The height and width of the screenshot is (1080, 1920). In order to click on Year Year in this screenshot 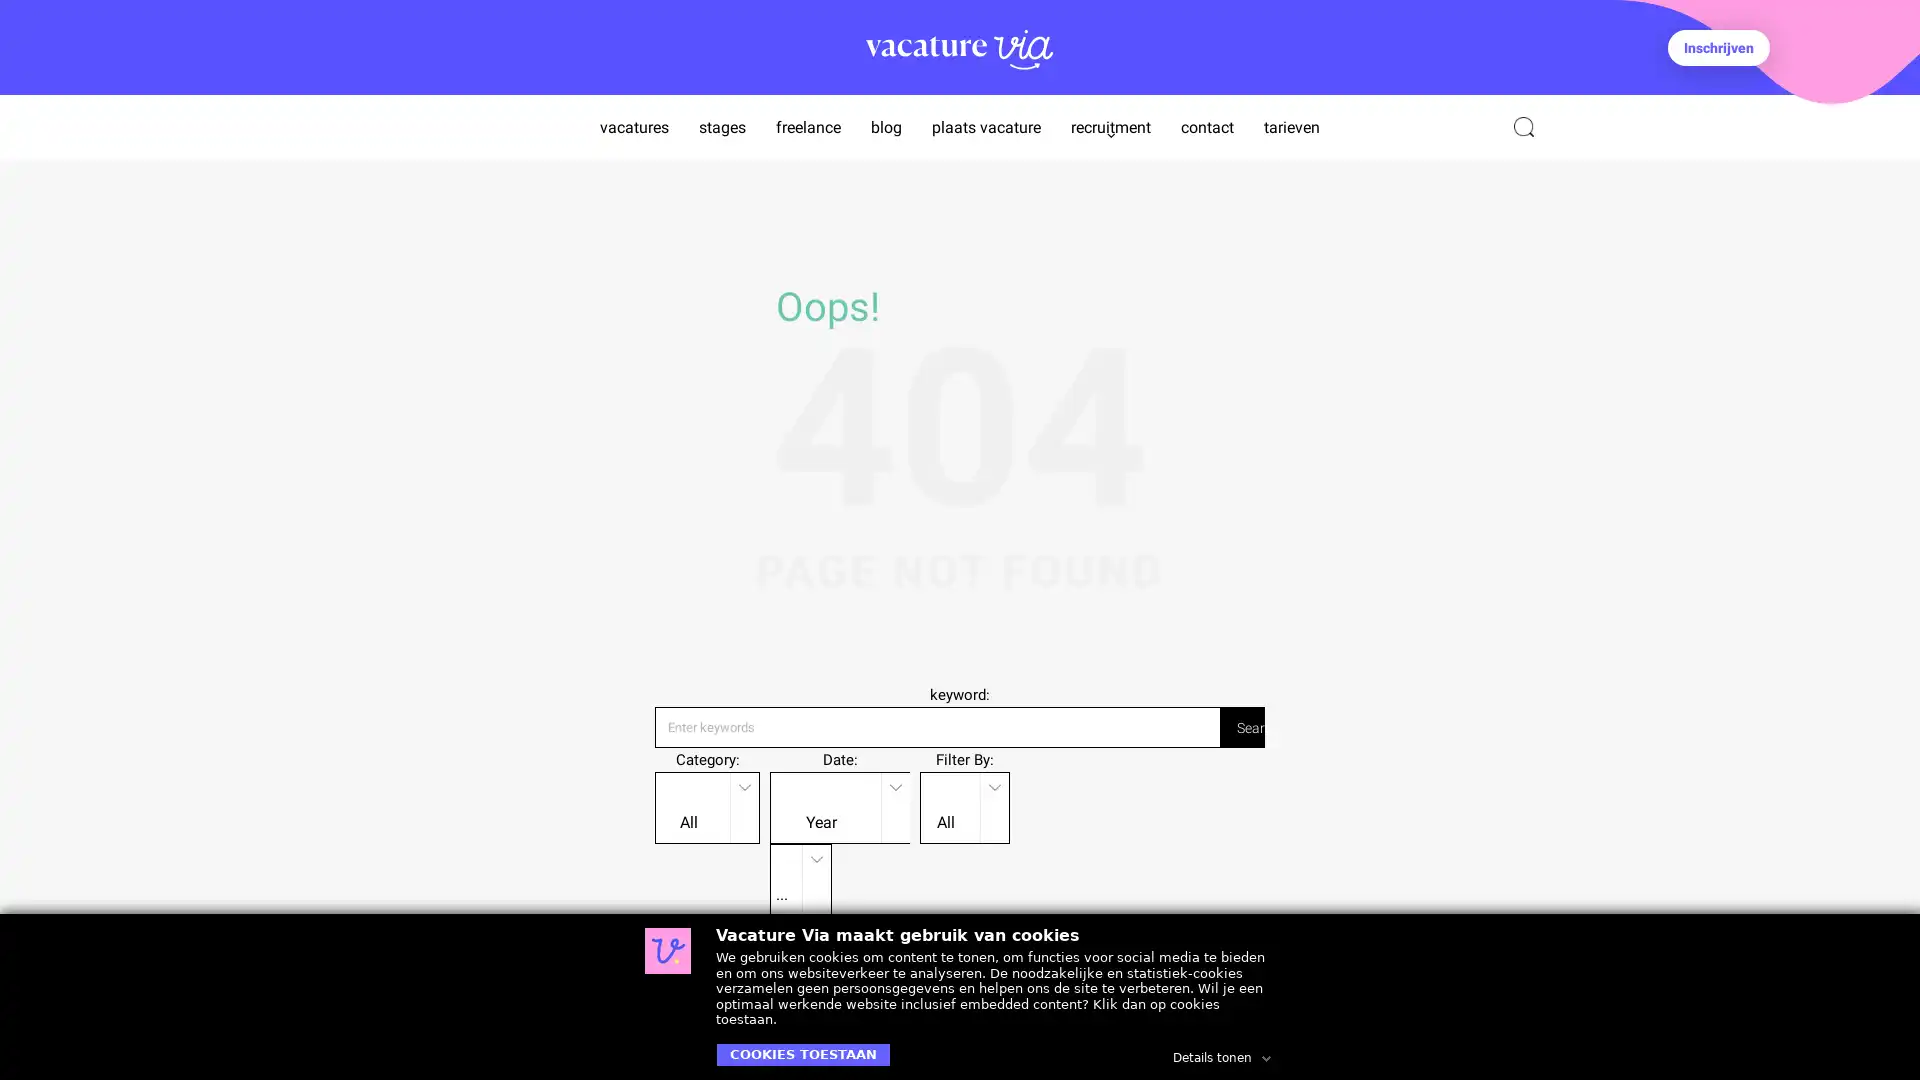, I will do `click(840, 805)`.